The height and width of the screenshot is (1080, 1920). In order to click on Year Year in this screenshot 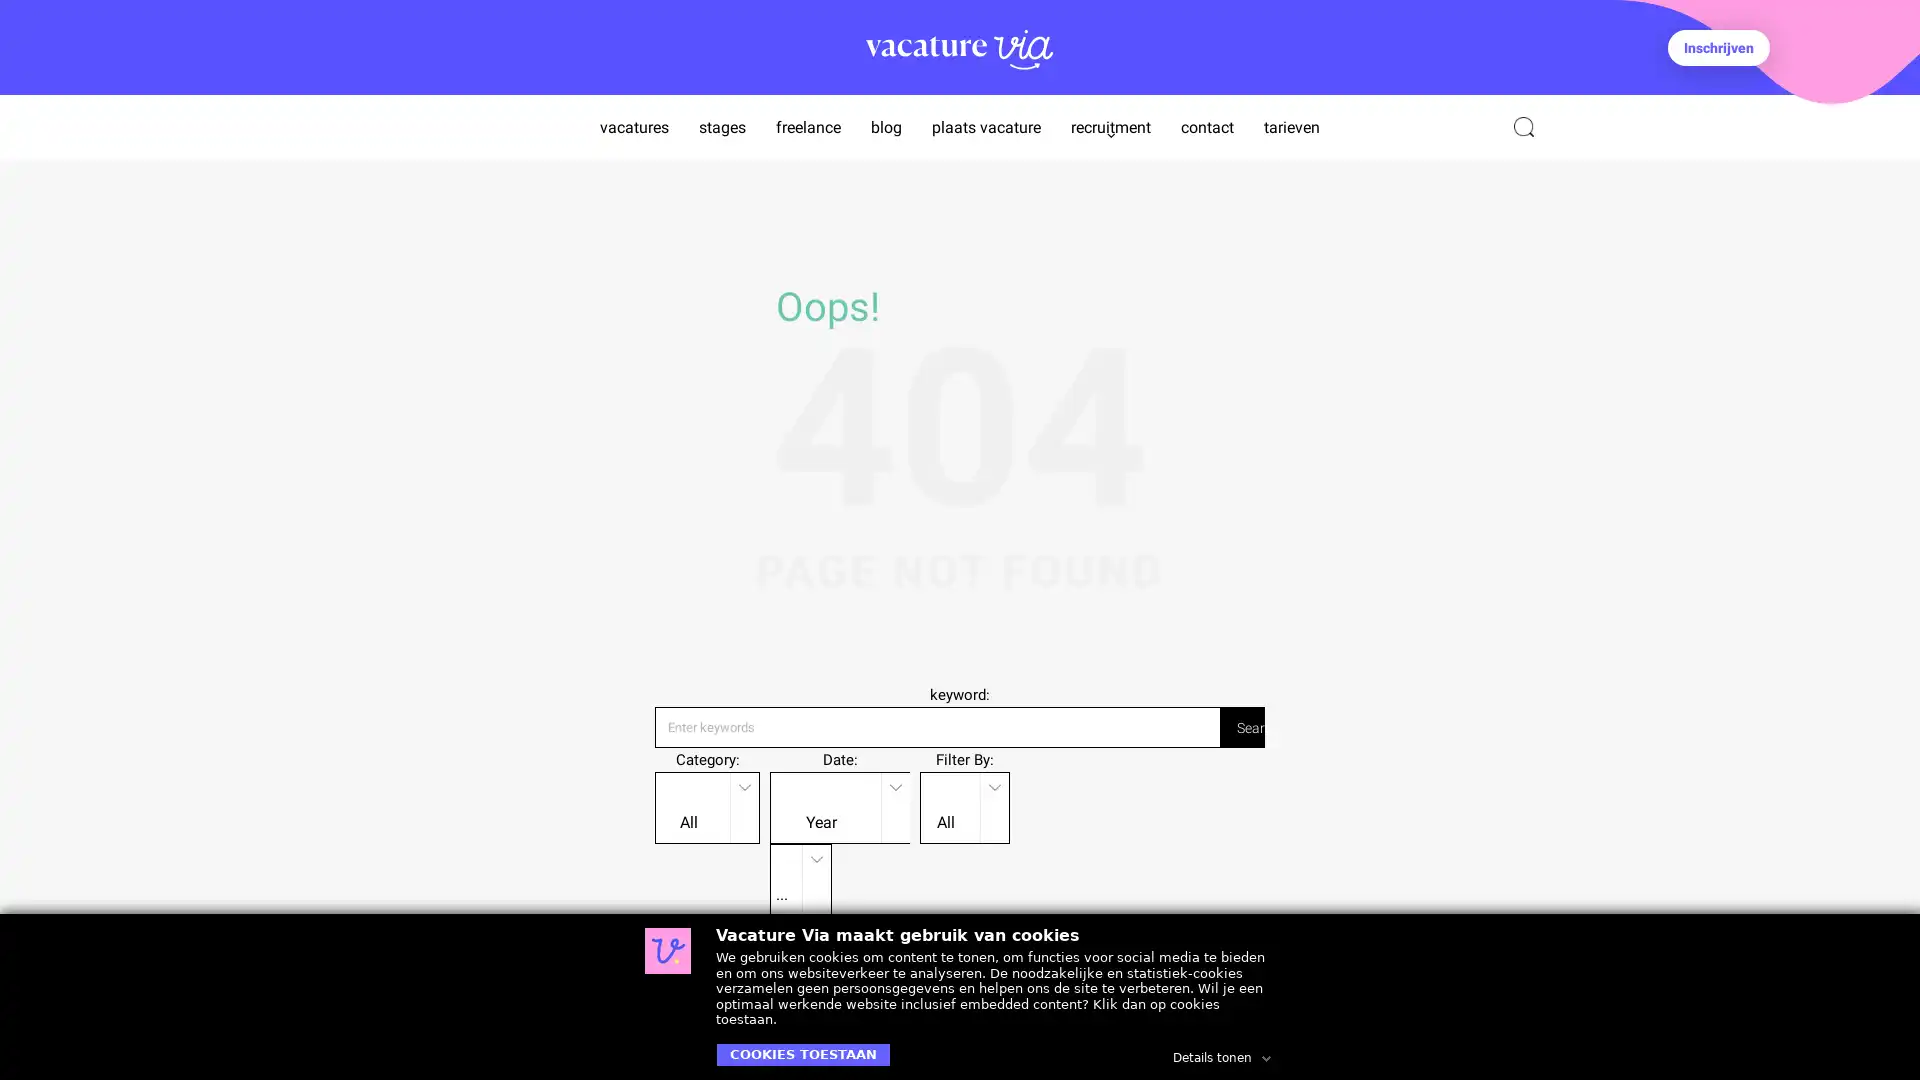, I will do `click(840, 805)`.